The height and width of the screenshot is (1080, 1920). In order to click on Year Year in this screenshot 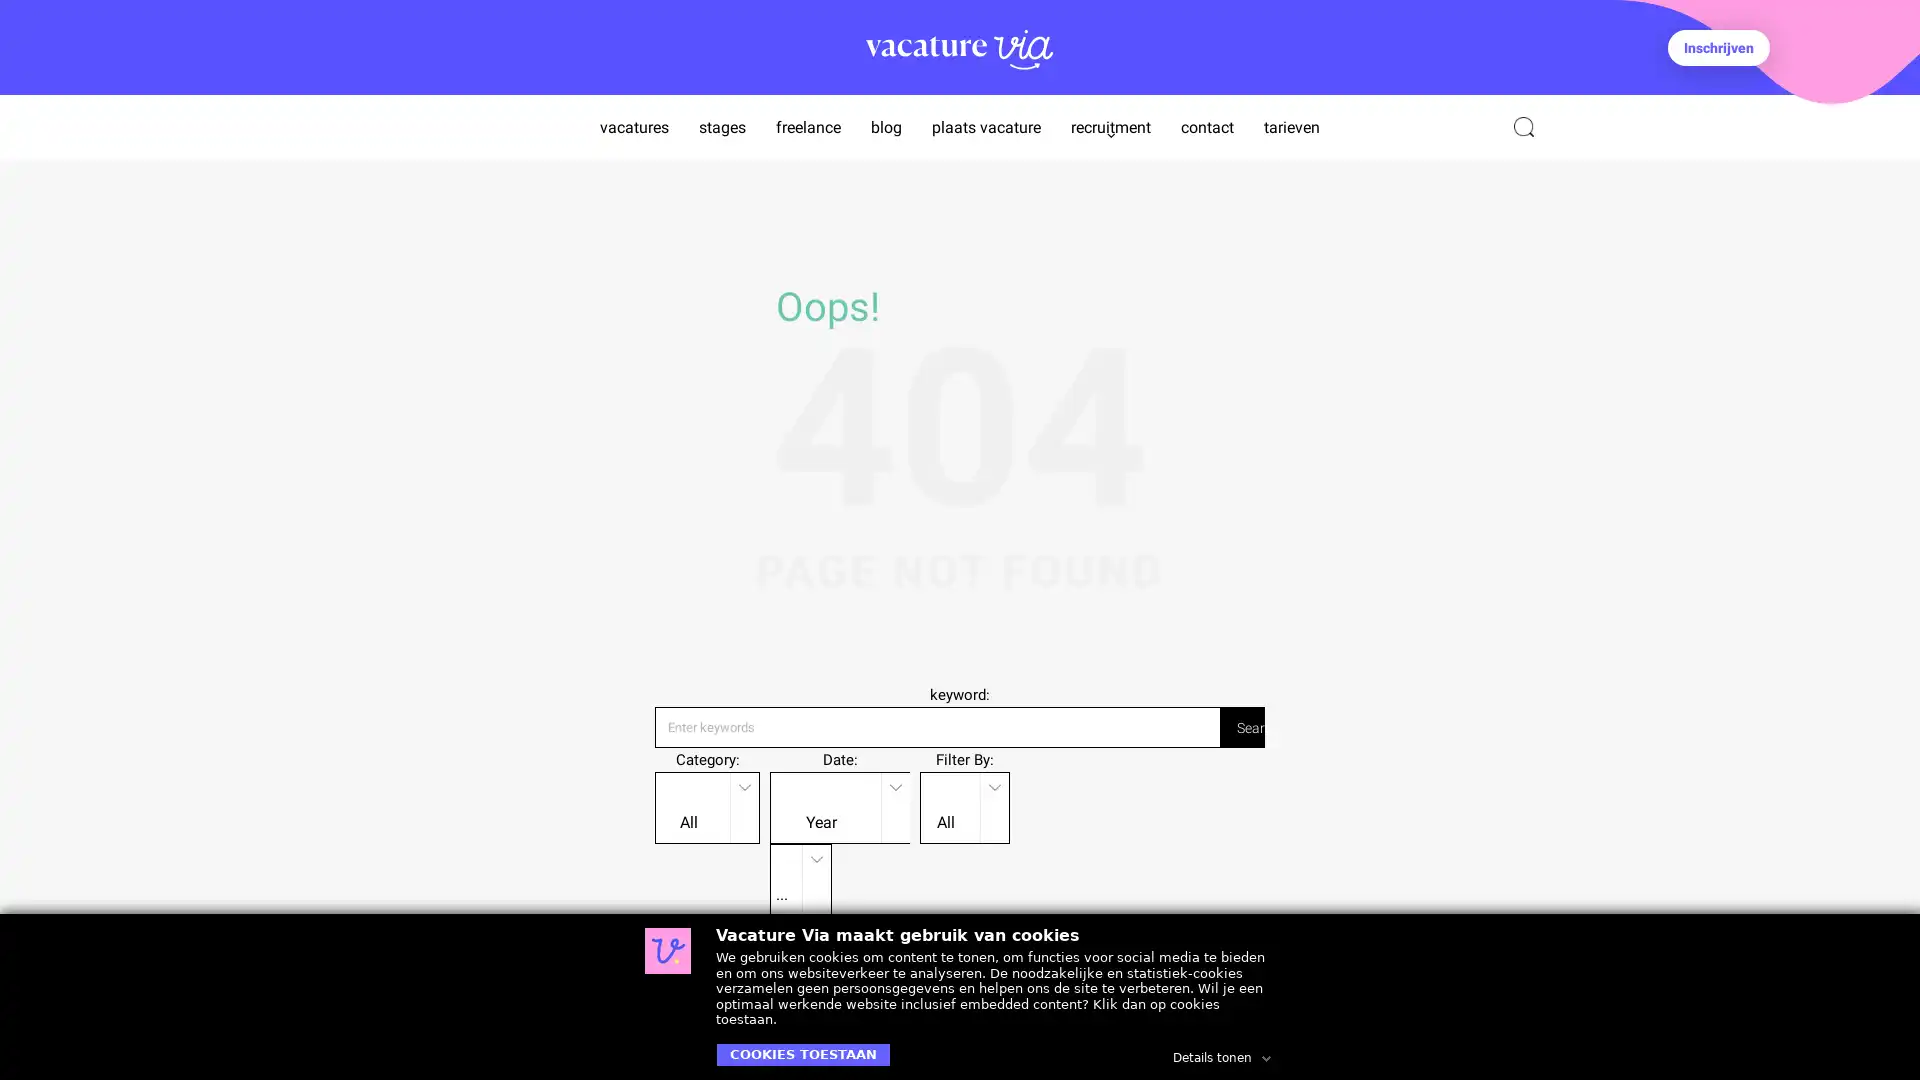, I will do `click(840, 805)`.